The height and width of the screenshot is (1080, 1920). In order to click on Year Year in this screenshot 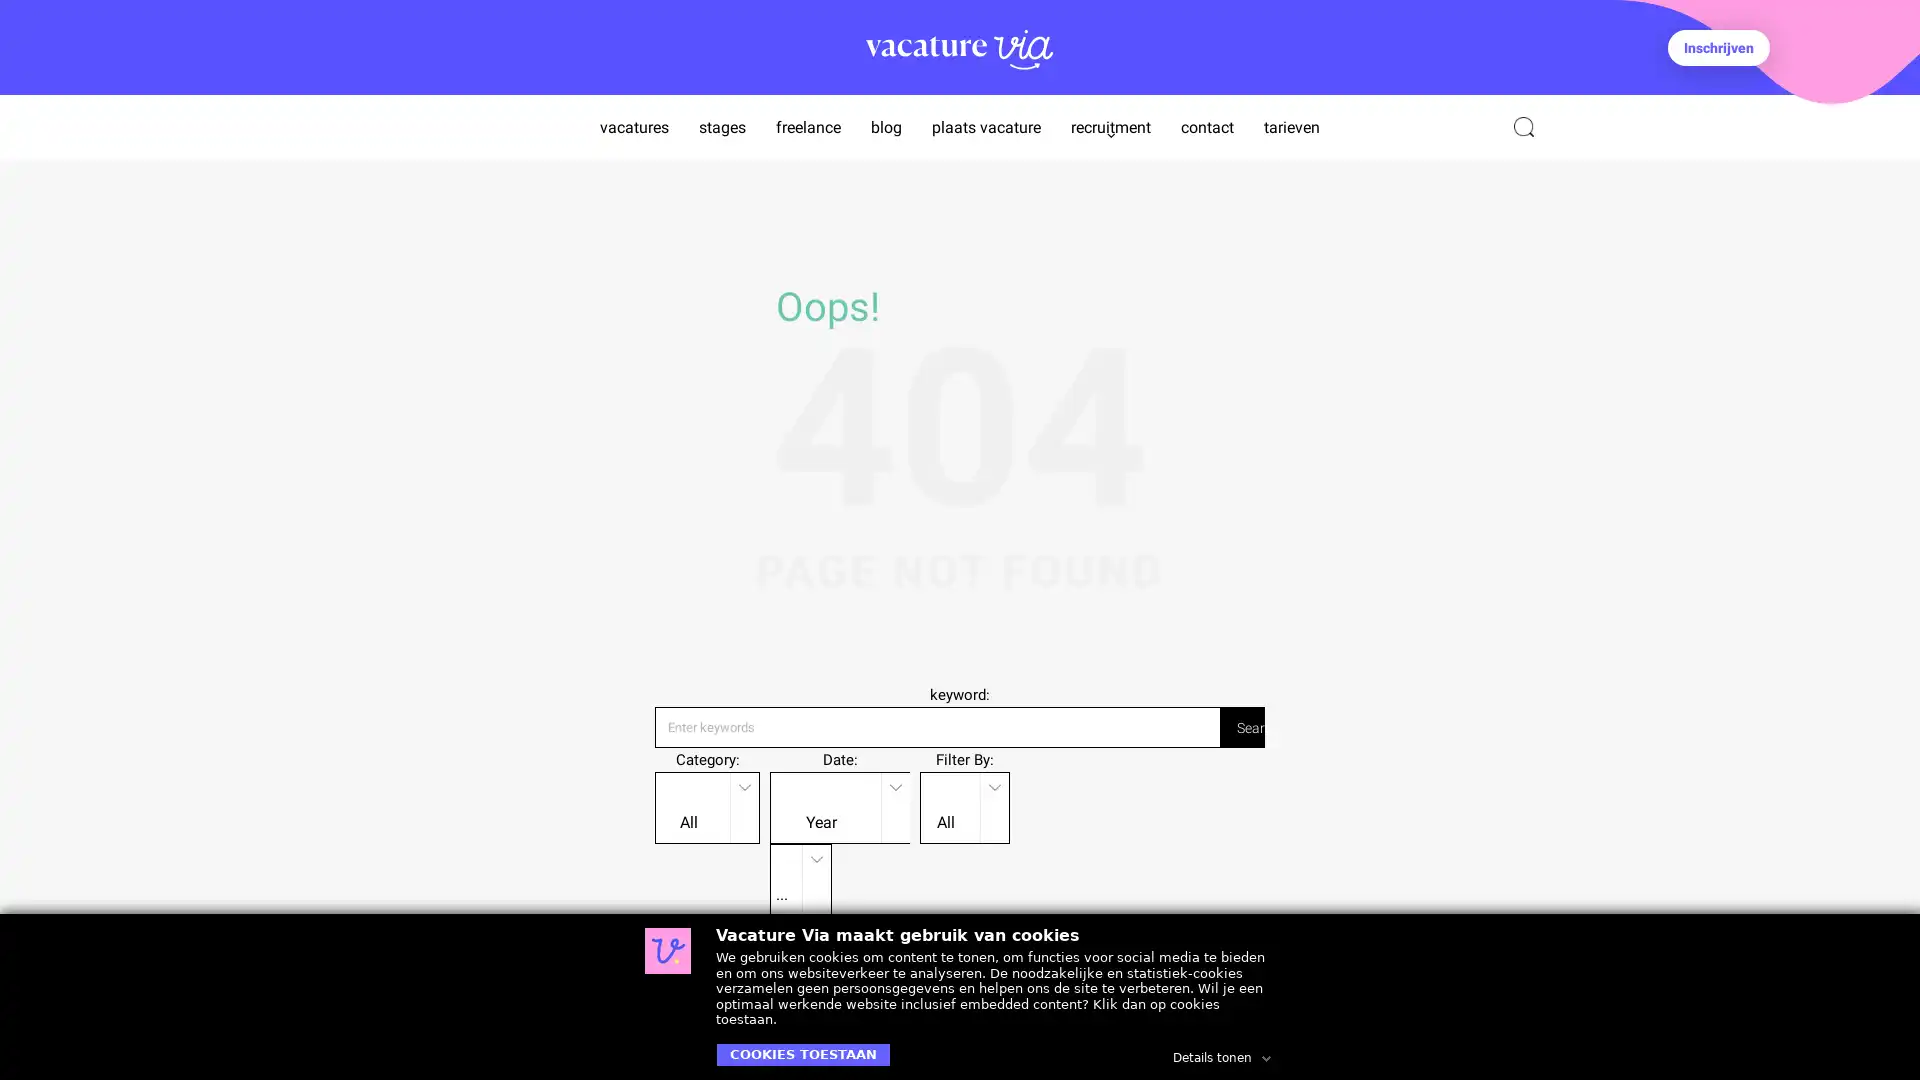, I will do `click(840, 805)`.